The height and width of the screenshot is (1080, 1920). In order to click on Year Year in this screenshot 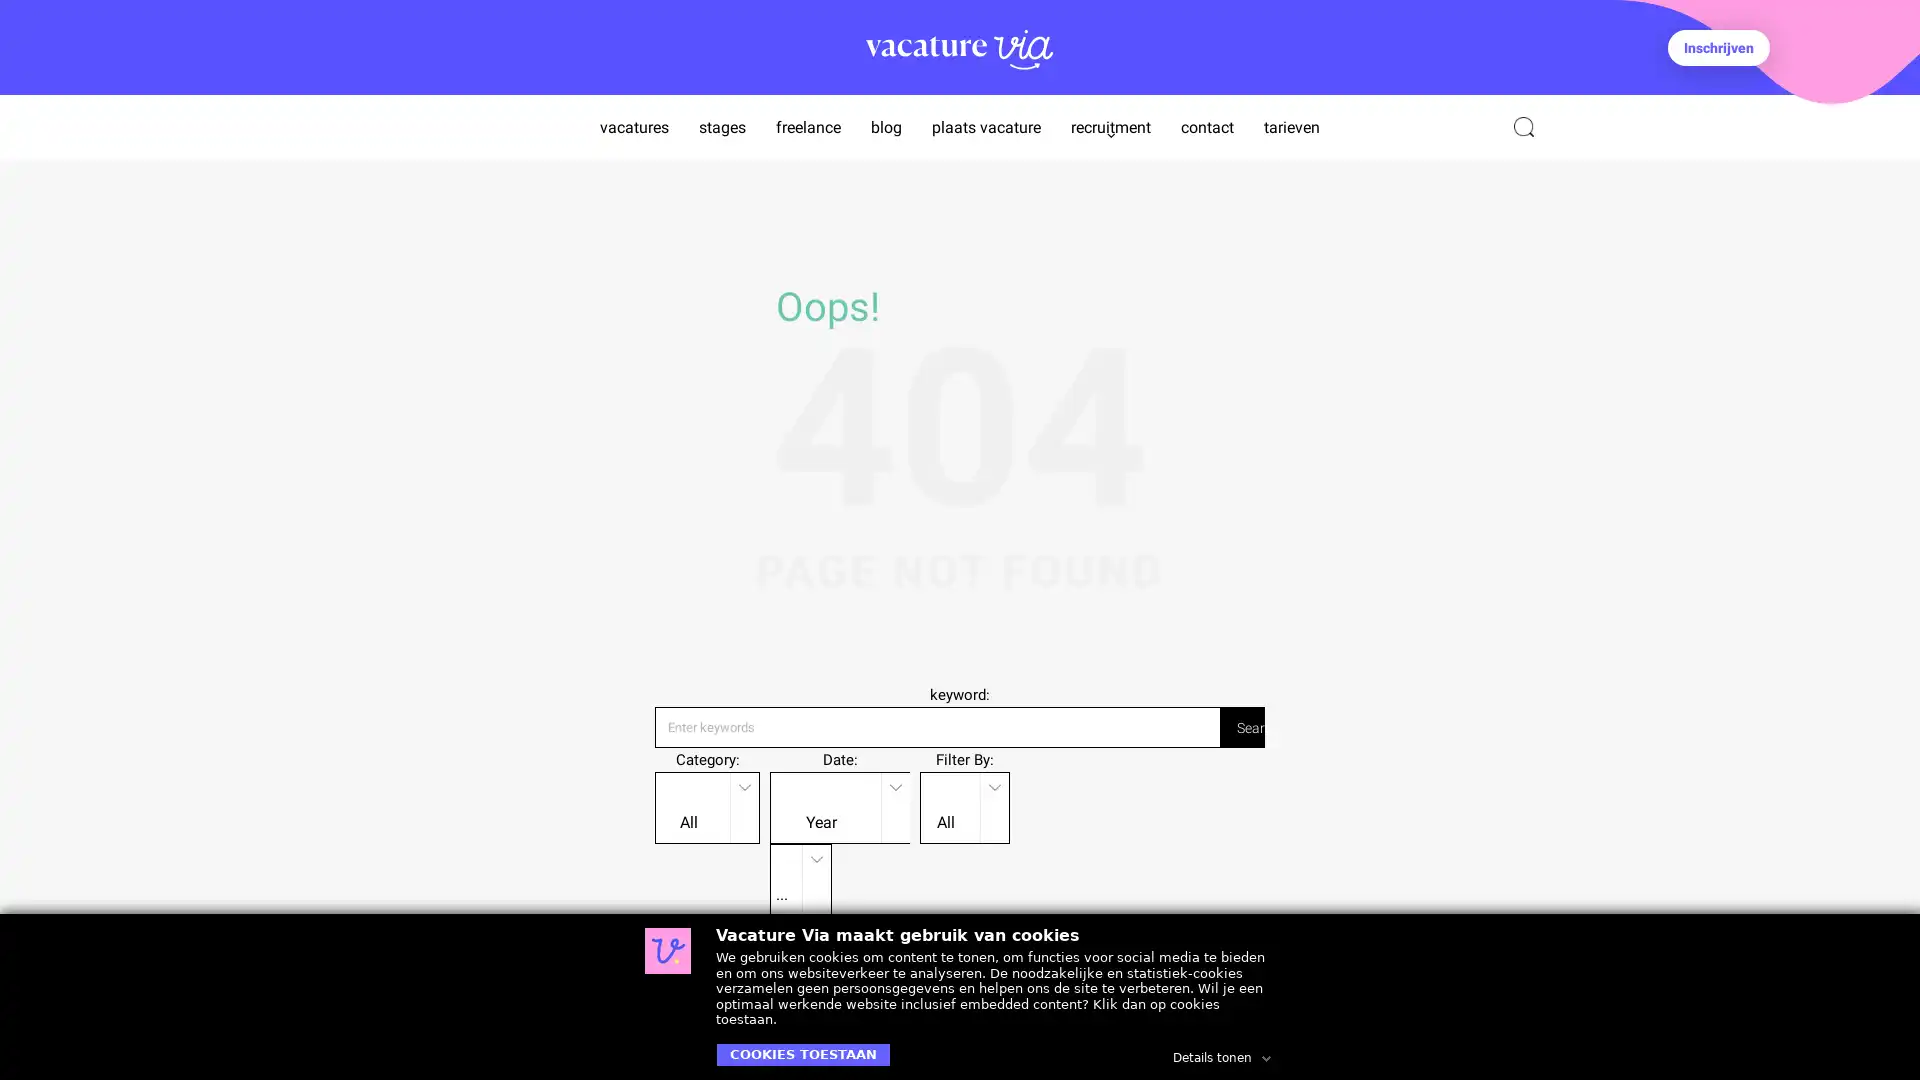, I will do `click(840, 805)`.